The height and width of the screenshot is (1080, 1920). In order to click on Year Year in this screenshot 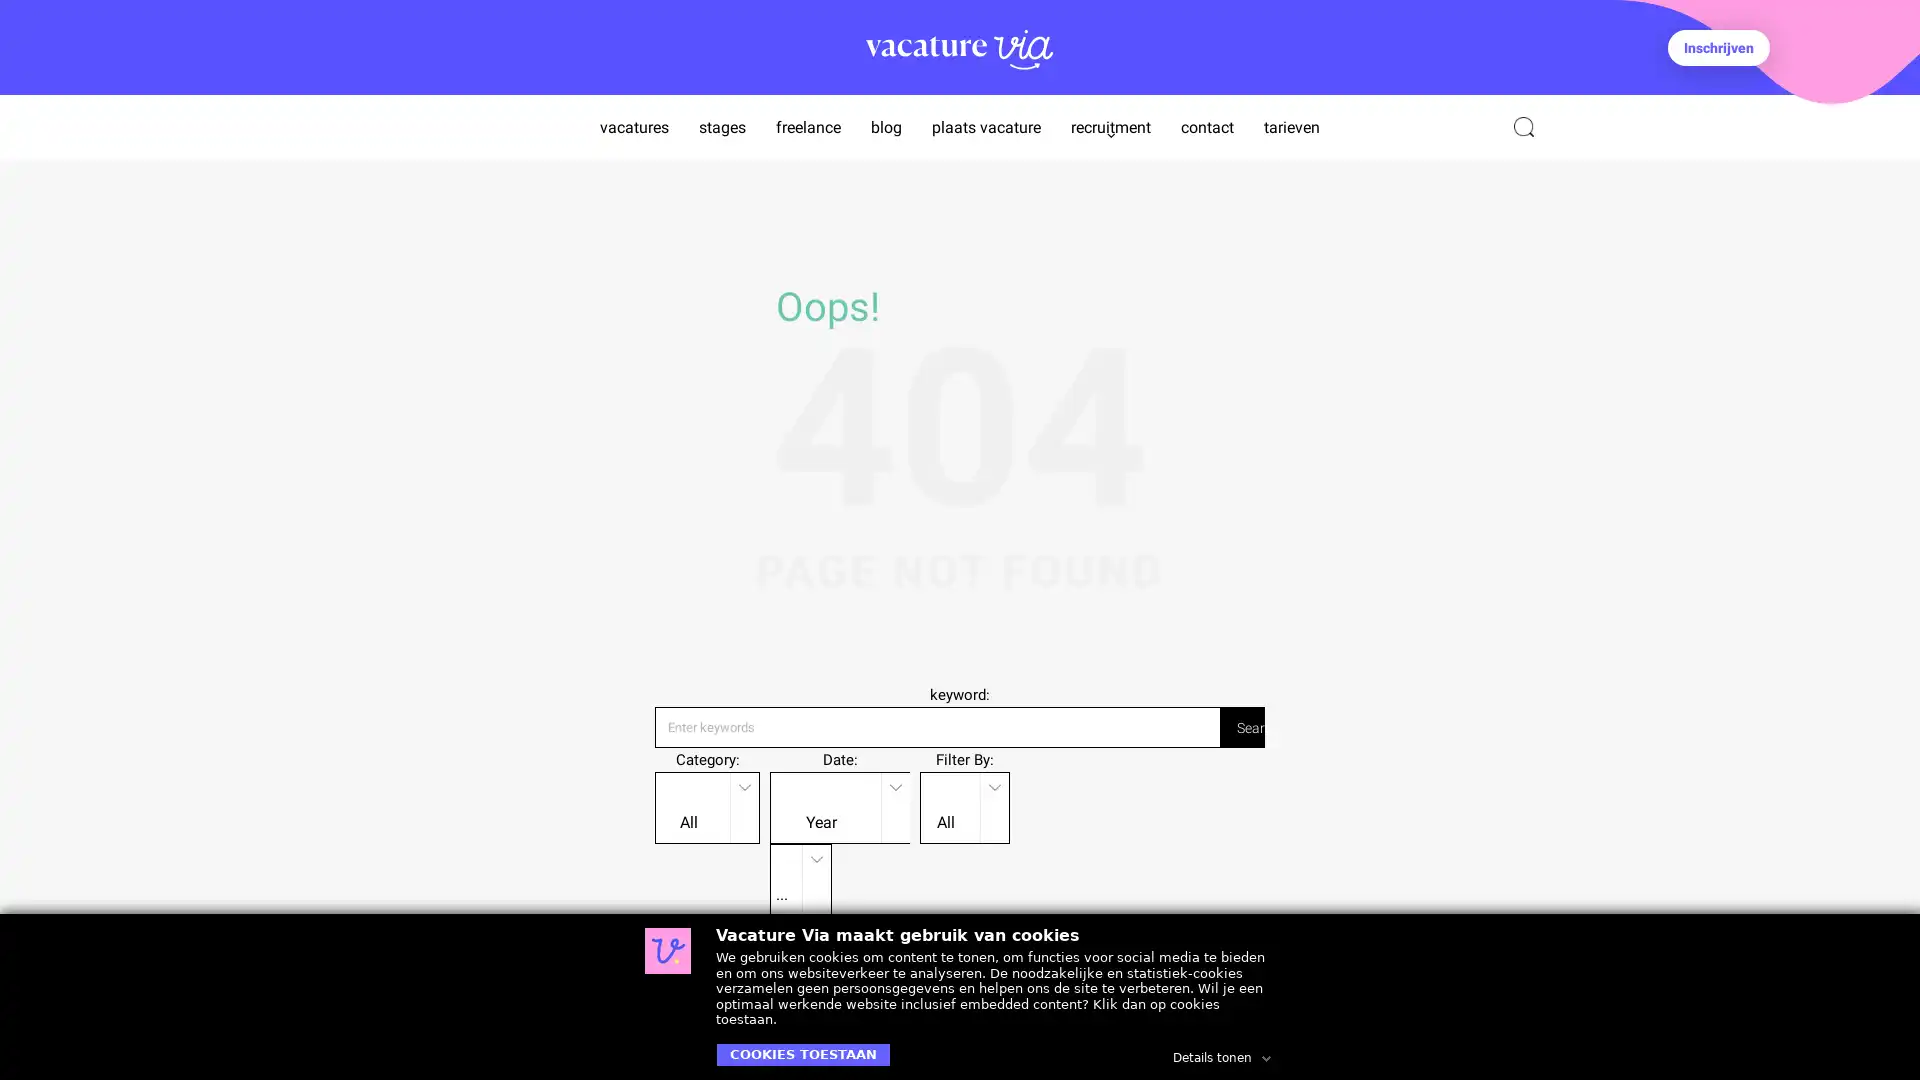, I will do `click(840, 805)`.